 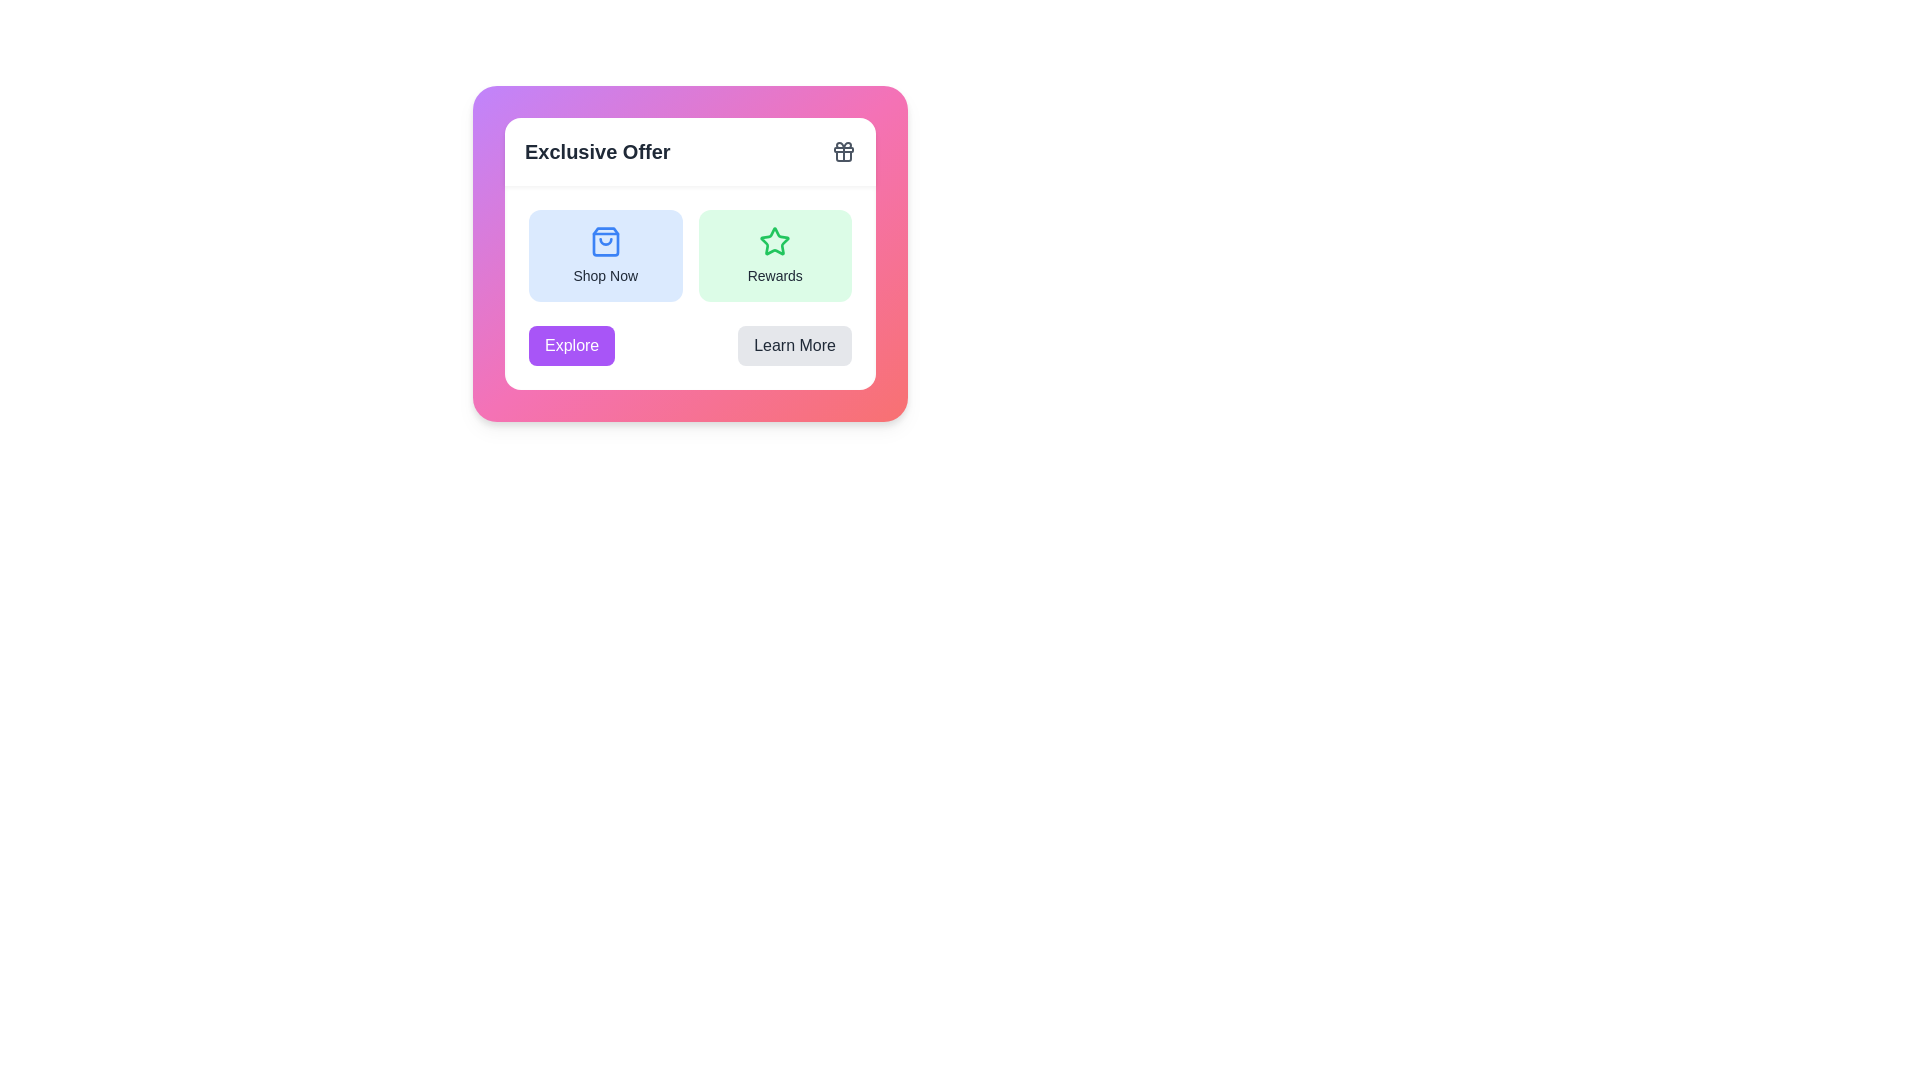 What do you see at coordinates (844, 150) in the screenshot?
I see `the gift box icon with a dark gray outline located in the top-right corner of the horizontal bar displaying 'Exclusive Offer'` at bounding box center [844, 150].